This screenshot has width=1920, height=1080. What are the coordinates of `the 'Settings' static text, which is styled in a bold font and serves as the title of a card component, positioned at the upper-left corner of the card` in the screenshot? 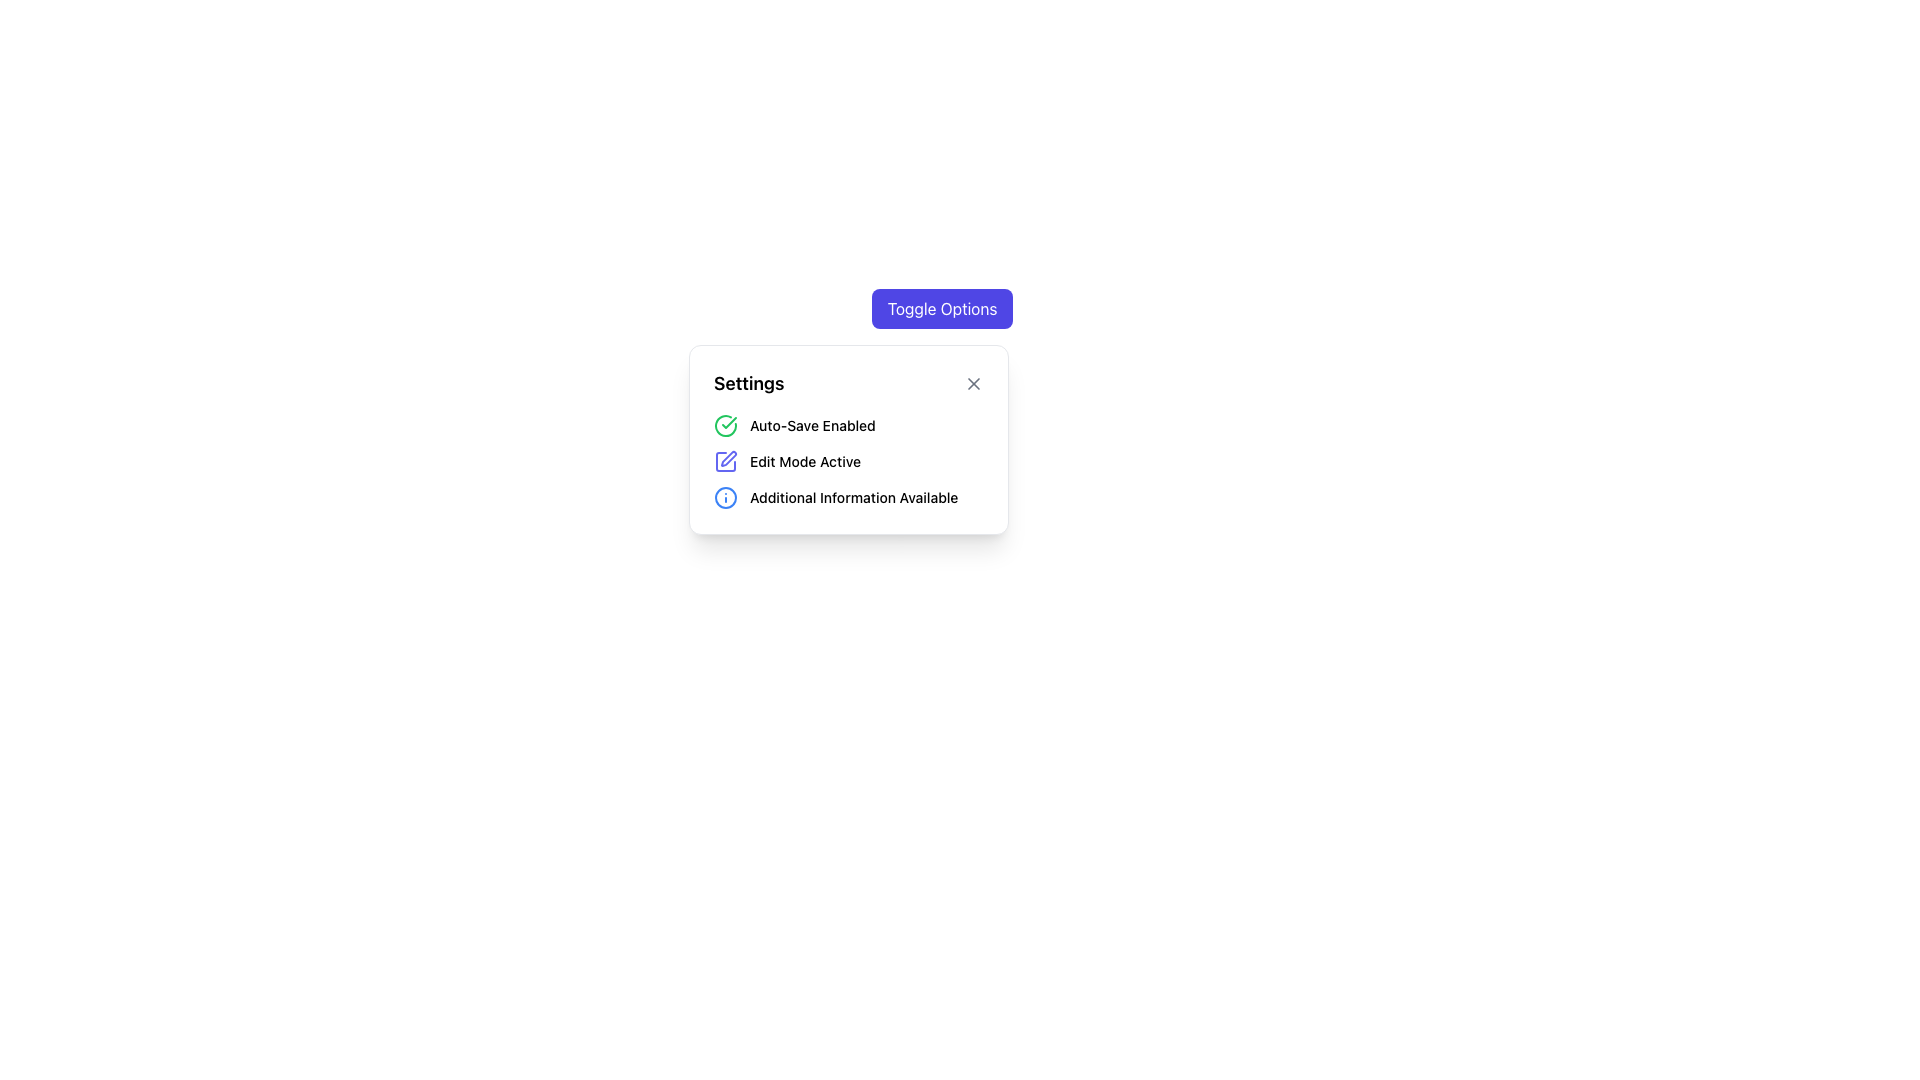 It's located at (748, 384).